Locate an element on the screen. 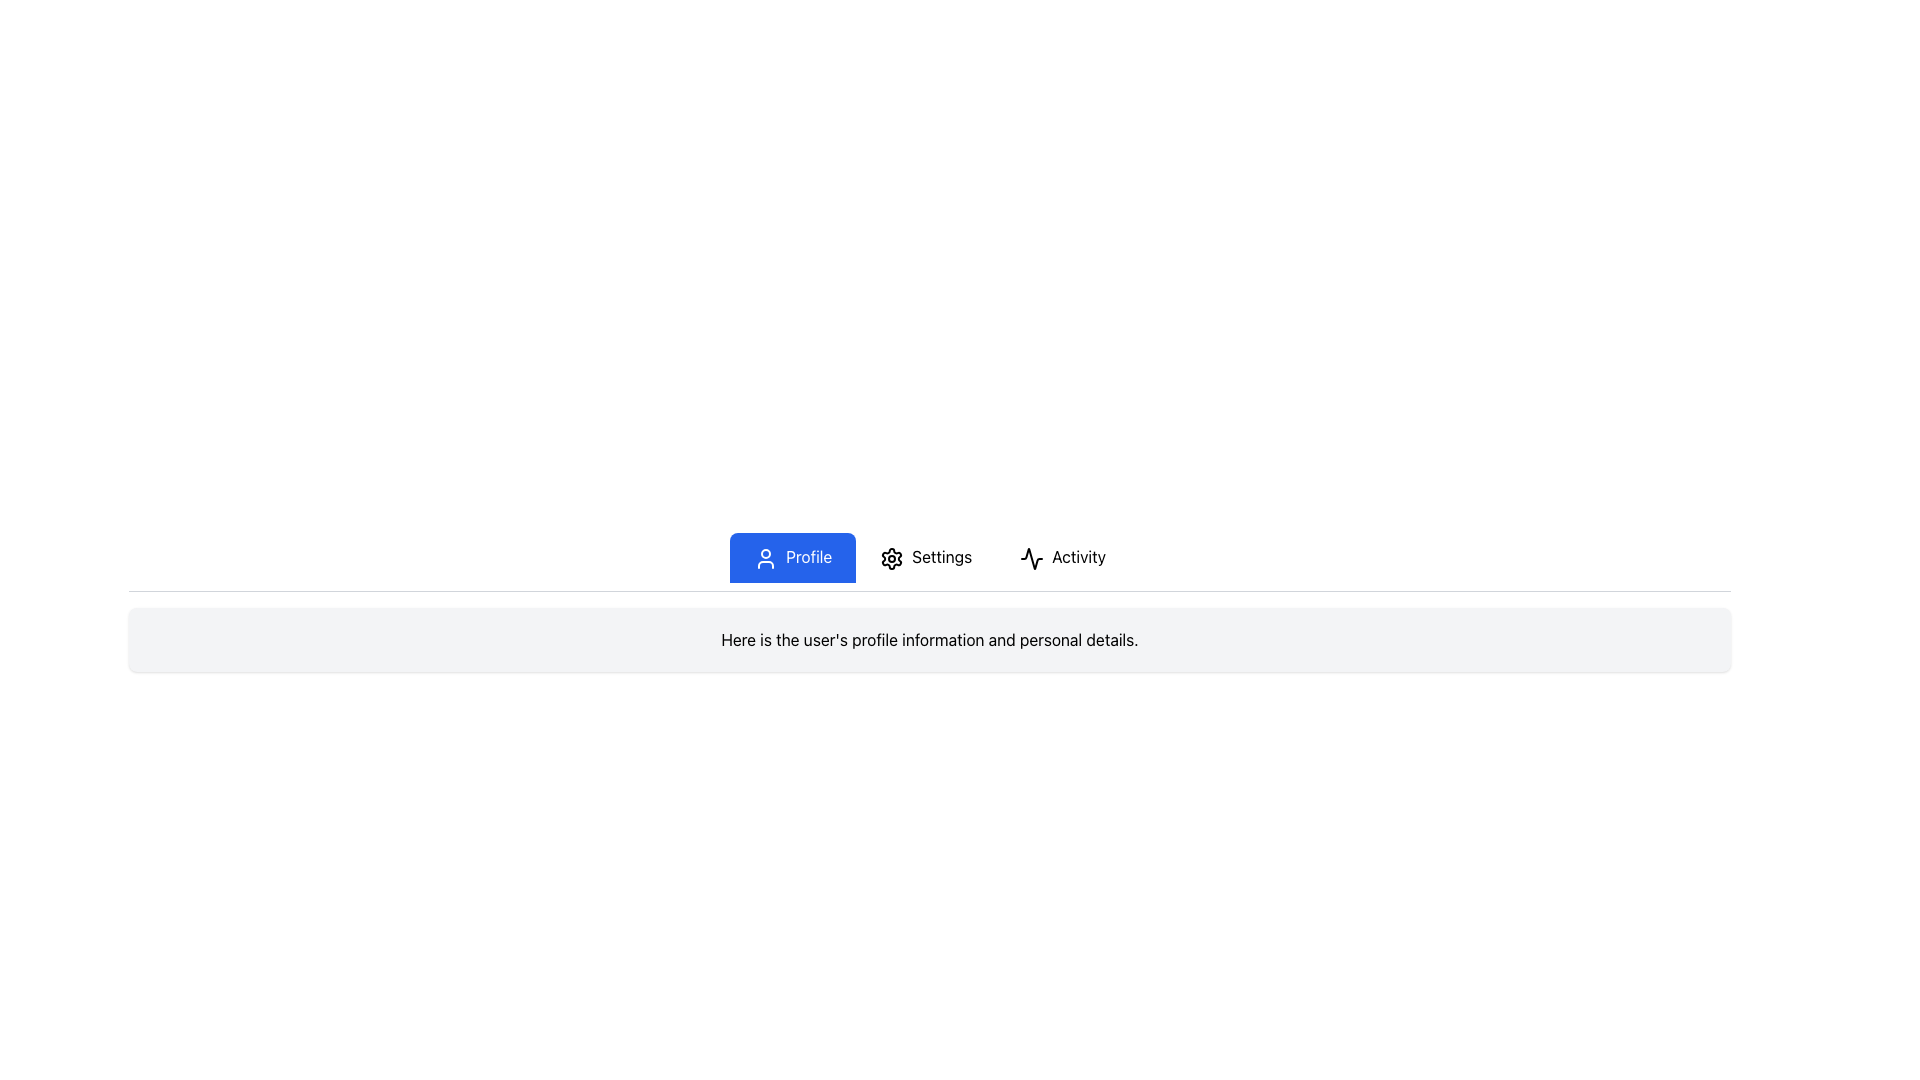  the gear/settings icon located directly to the left of the 'Settings' label, which is styled in a minimalistic line-based design is located at coordinates (891, 558).